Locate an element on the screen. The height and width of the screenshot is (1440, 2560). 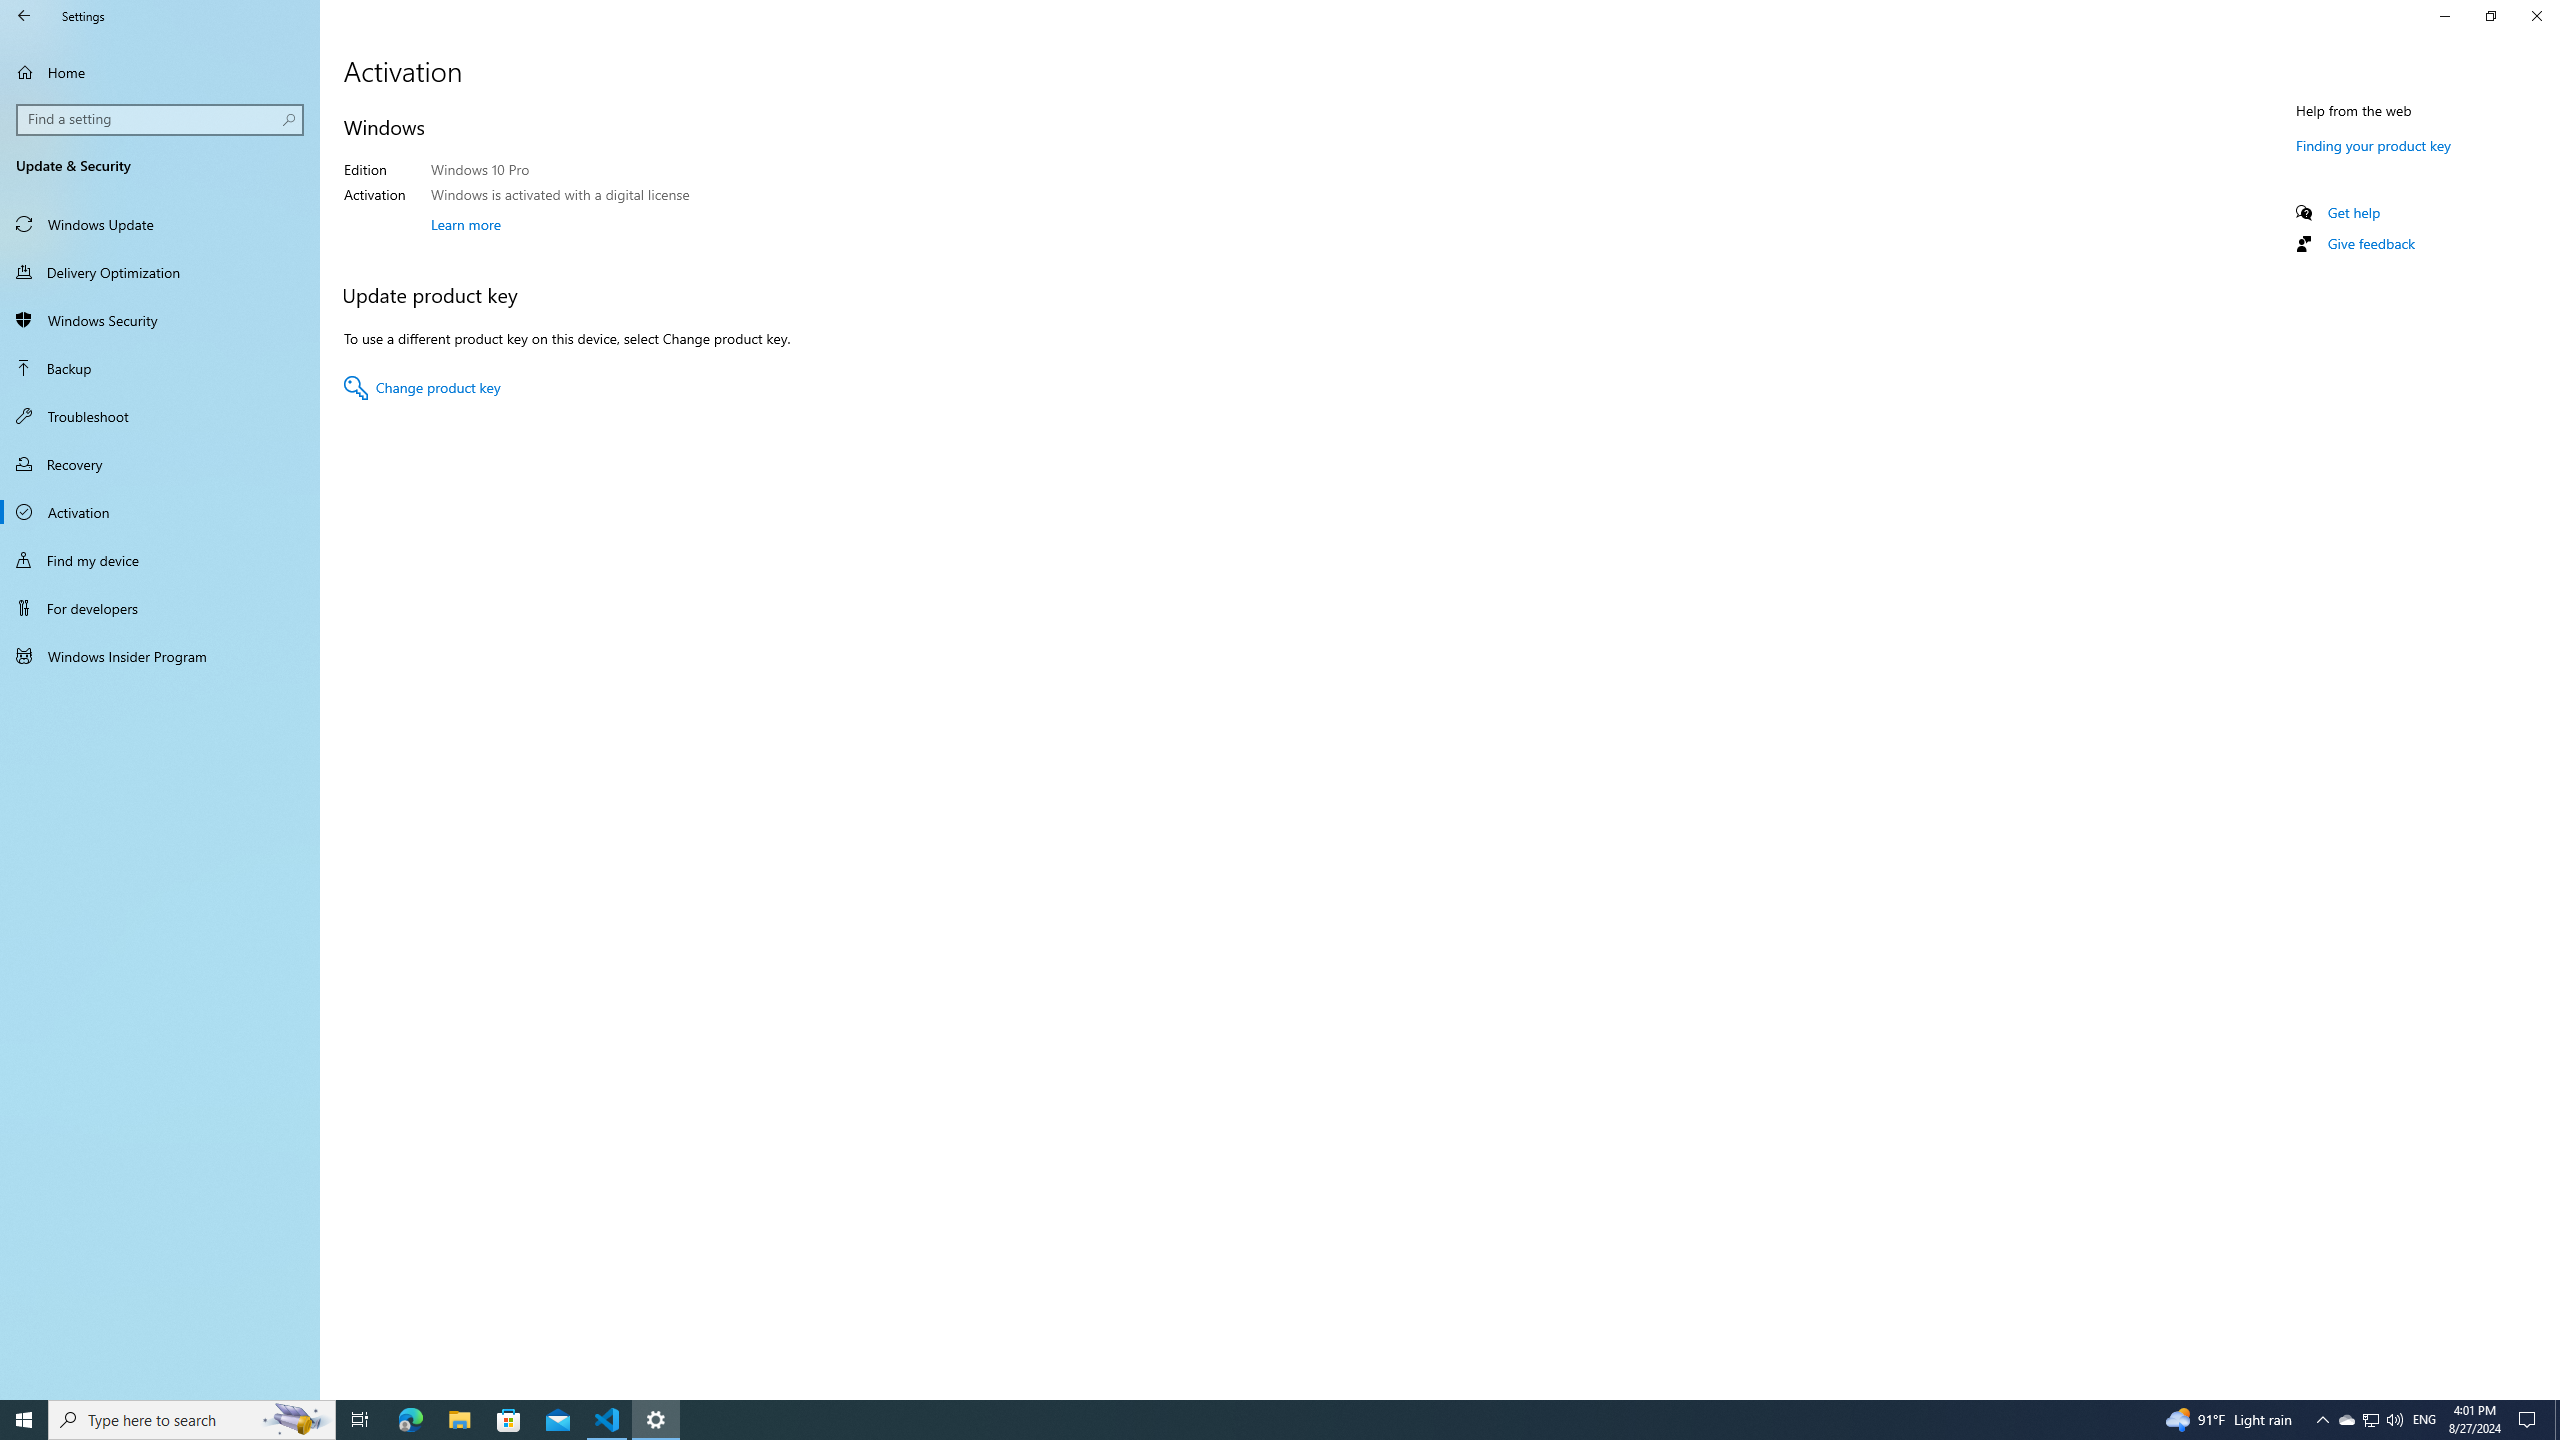
'Windows Insider Program' is located at coordinates (159, 654).